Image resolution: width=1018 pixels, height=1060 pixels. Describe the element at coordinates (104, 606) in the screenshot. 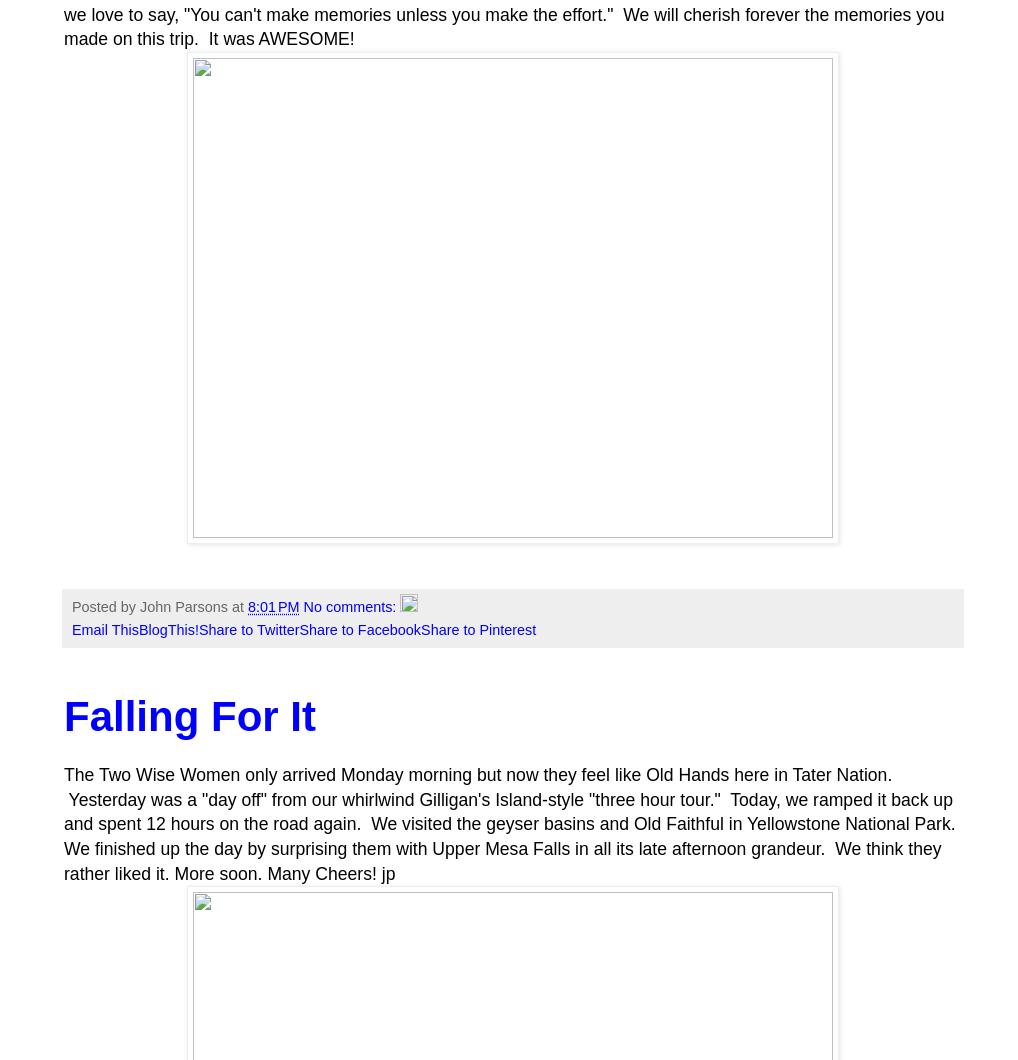

I see `'Posted by'` at that location.